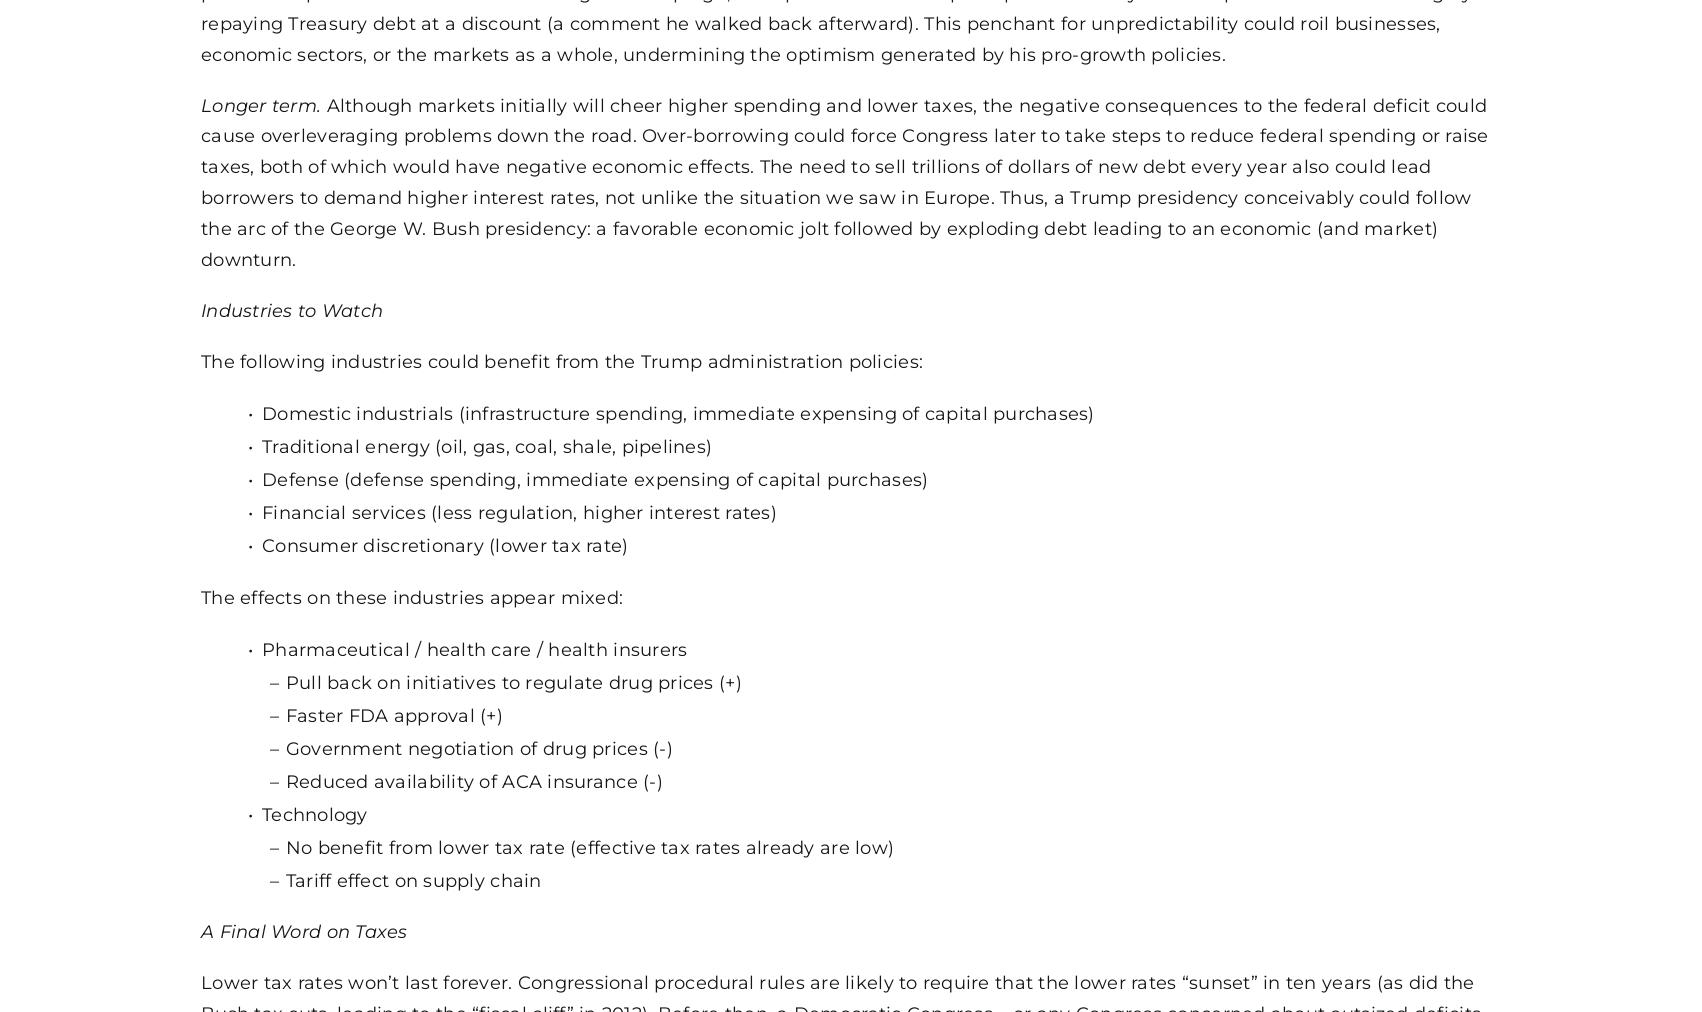  Describe the element at coordinates (678, 412) in the screenshot. I see `'Domestic industrials (infrastructure spending, immediate expensing of capital purchases)'` at that location.